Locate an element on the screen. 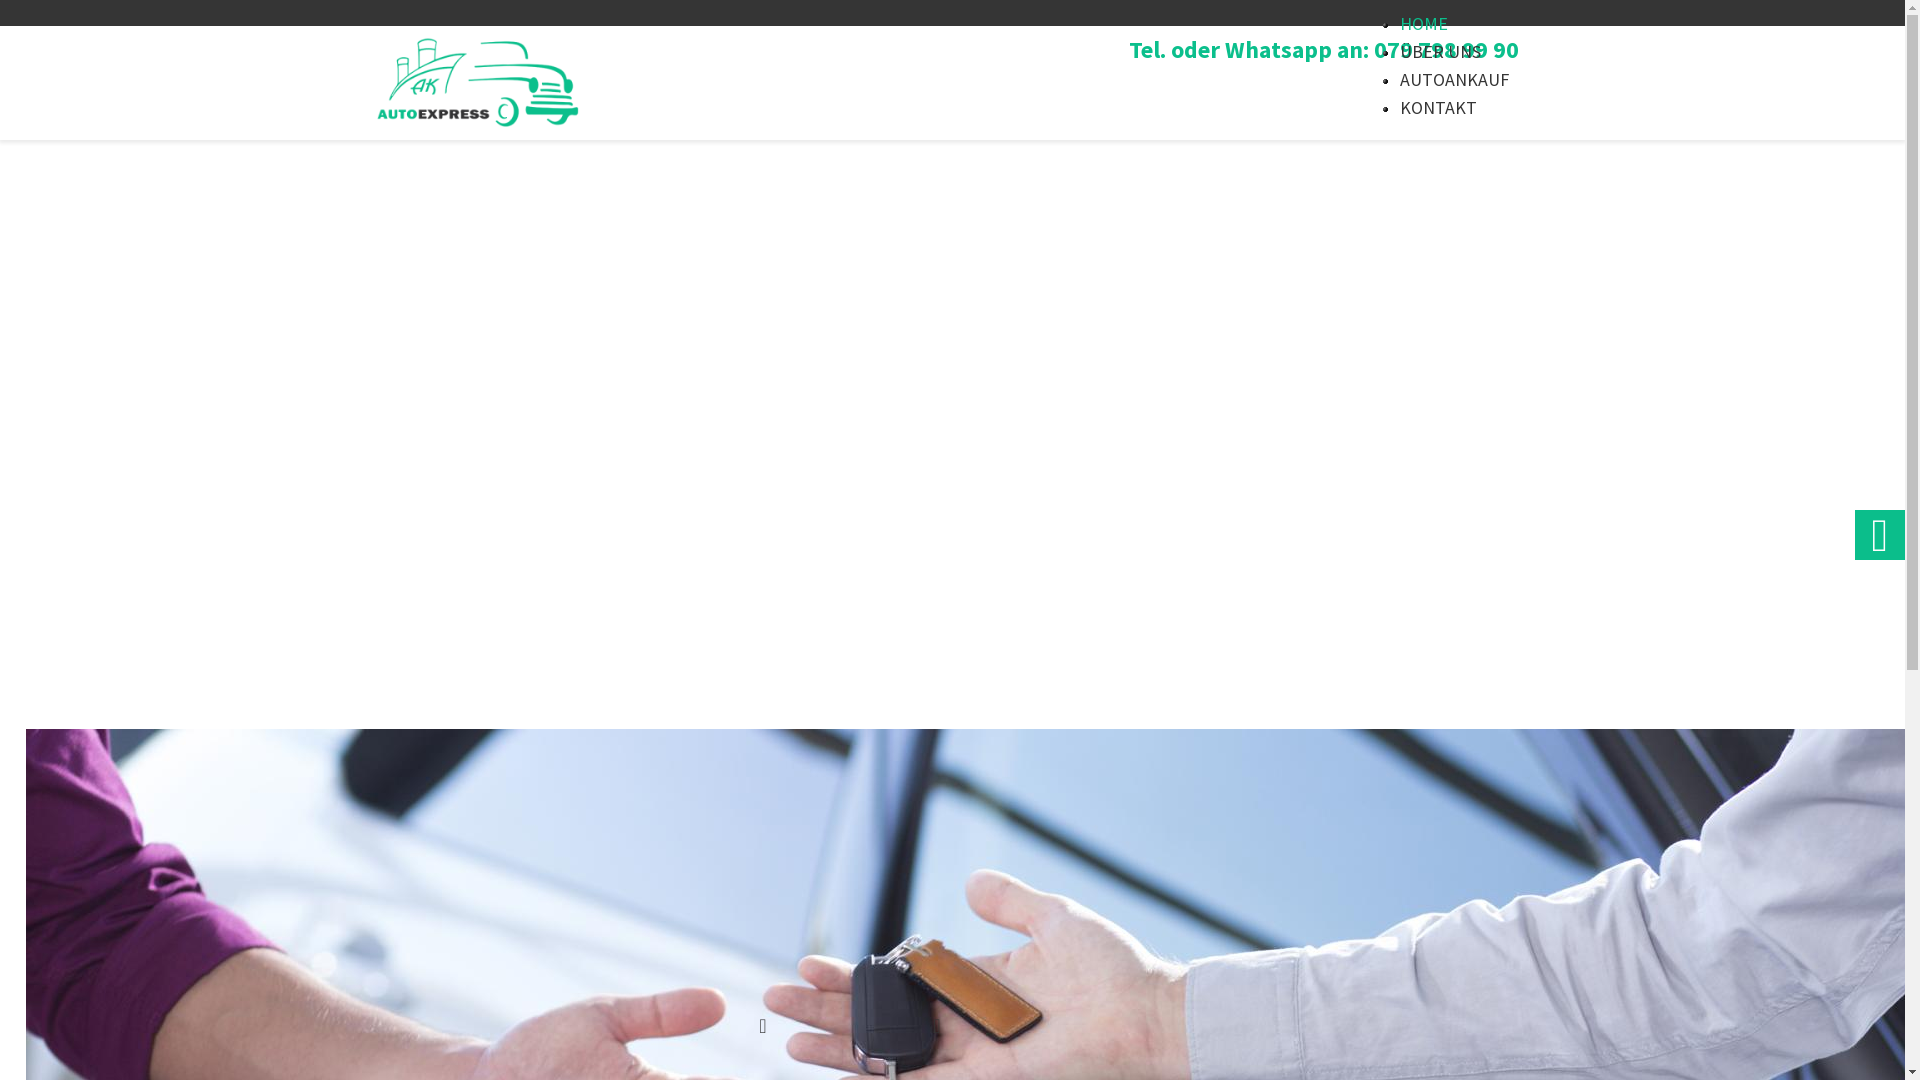 Image resolution: width=1920 pixels, height=1080 pixels. '079 798 99 90' is located at coordinates (836, 1025).